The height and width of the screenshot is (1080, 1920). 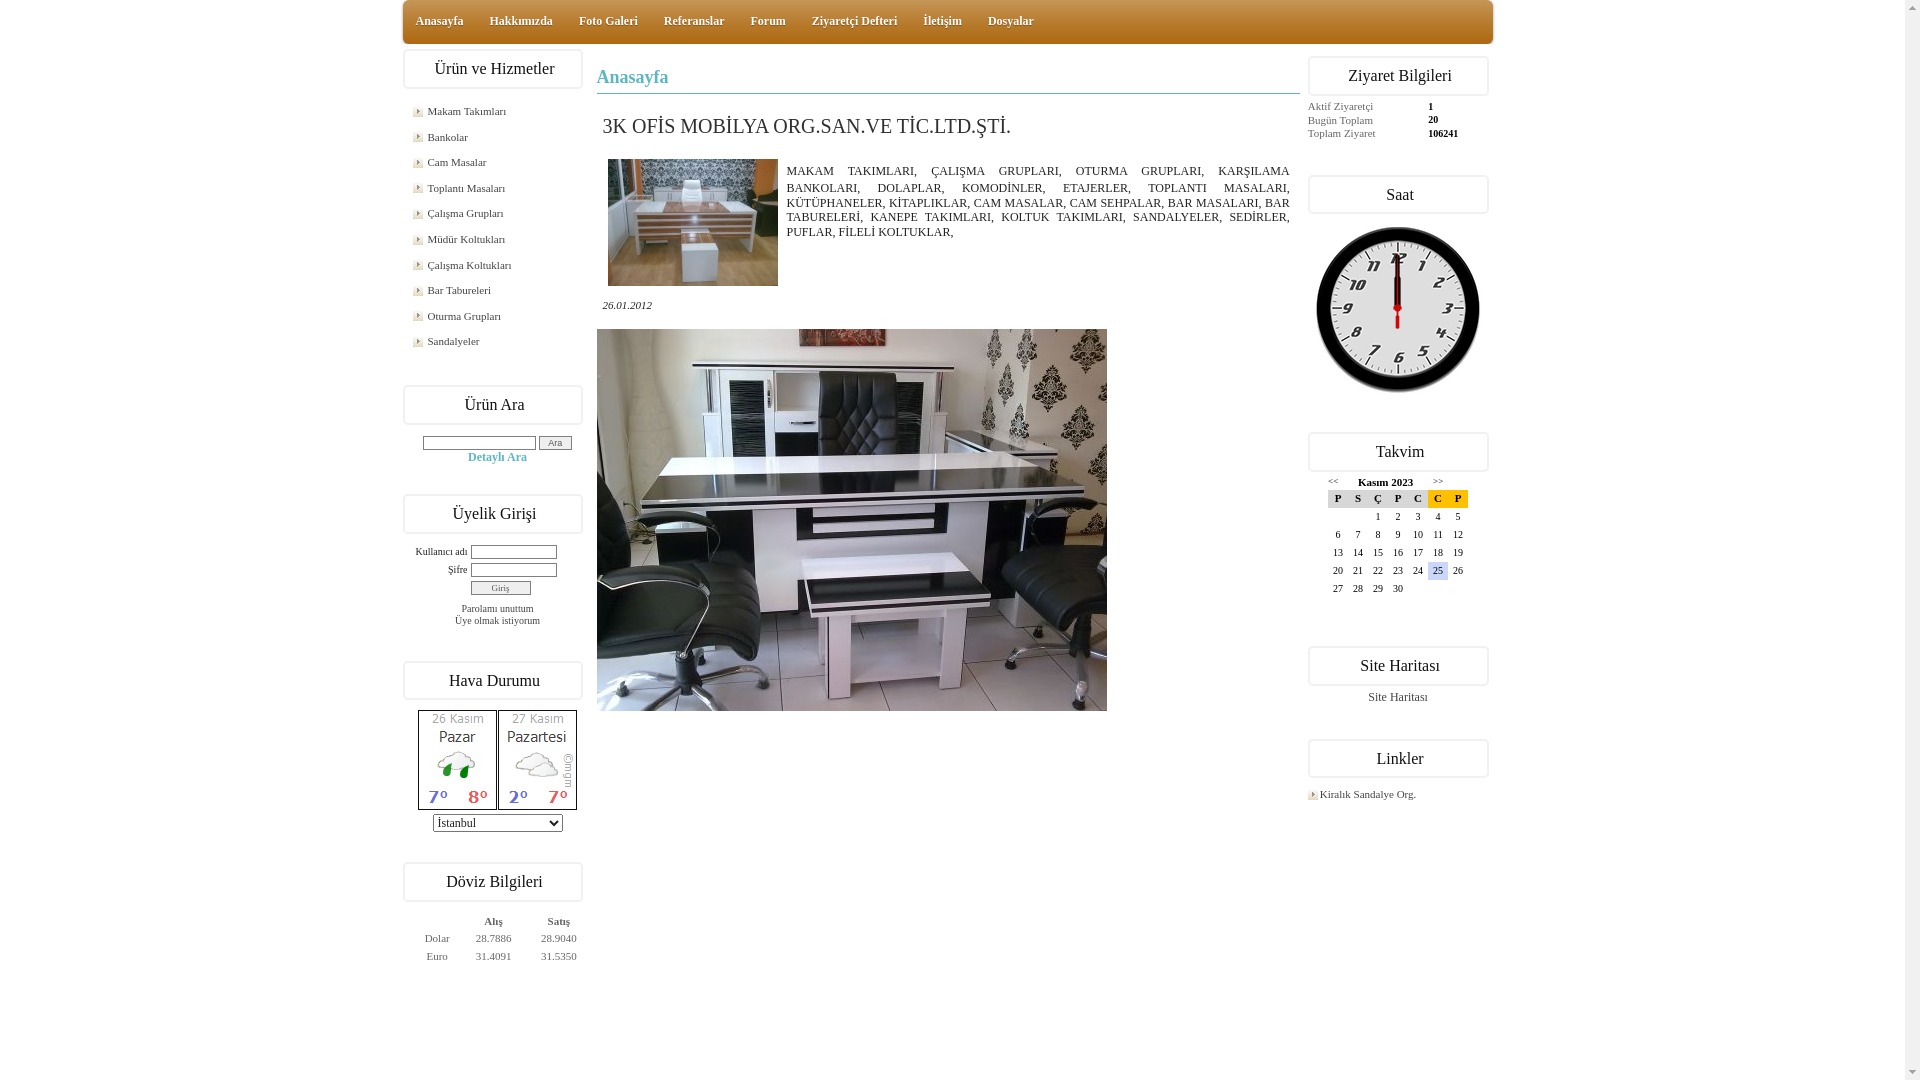 What do you see at coordinates (1011, 20) in the screenshot?
I see `'Dosyalar'` at bounding box center [1011, 20].